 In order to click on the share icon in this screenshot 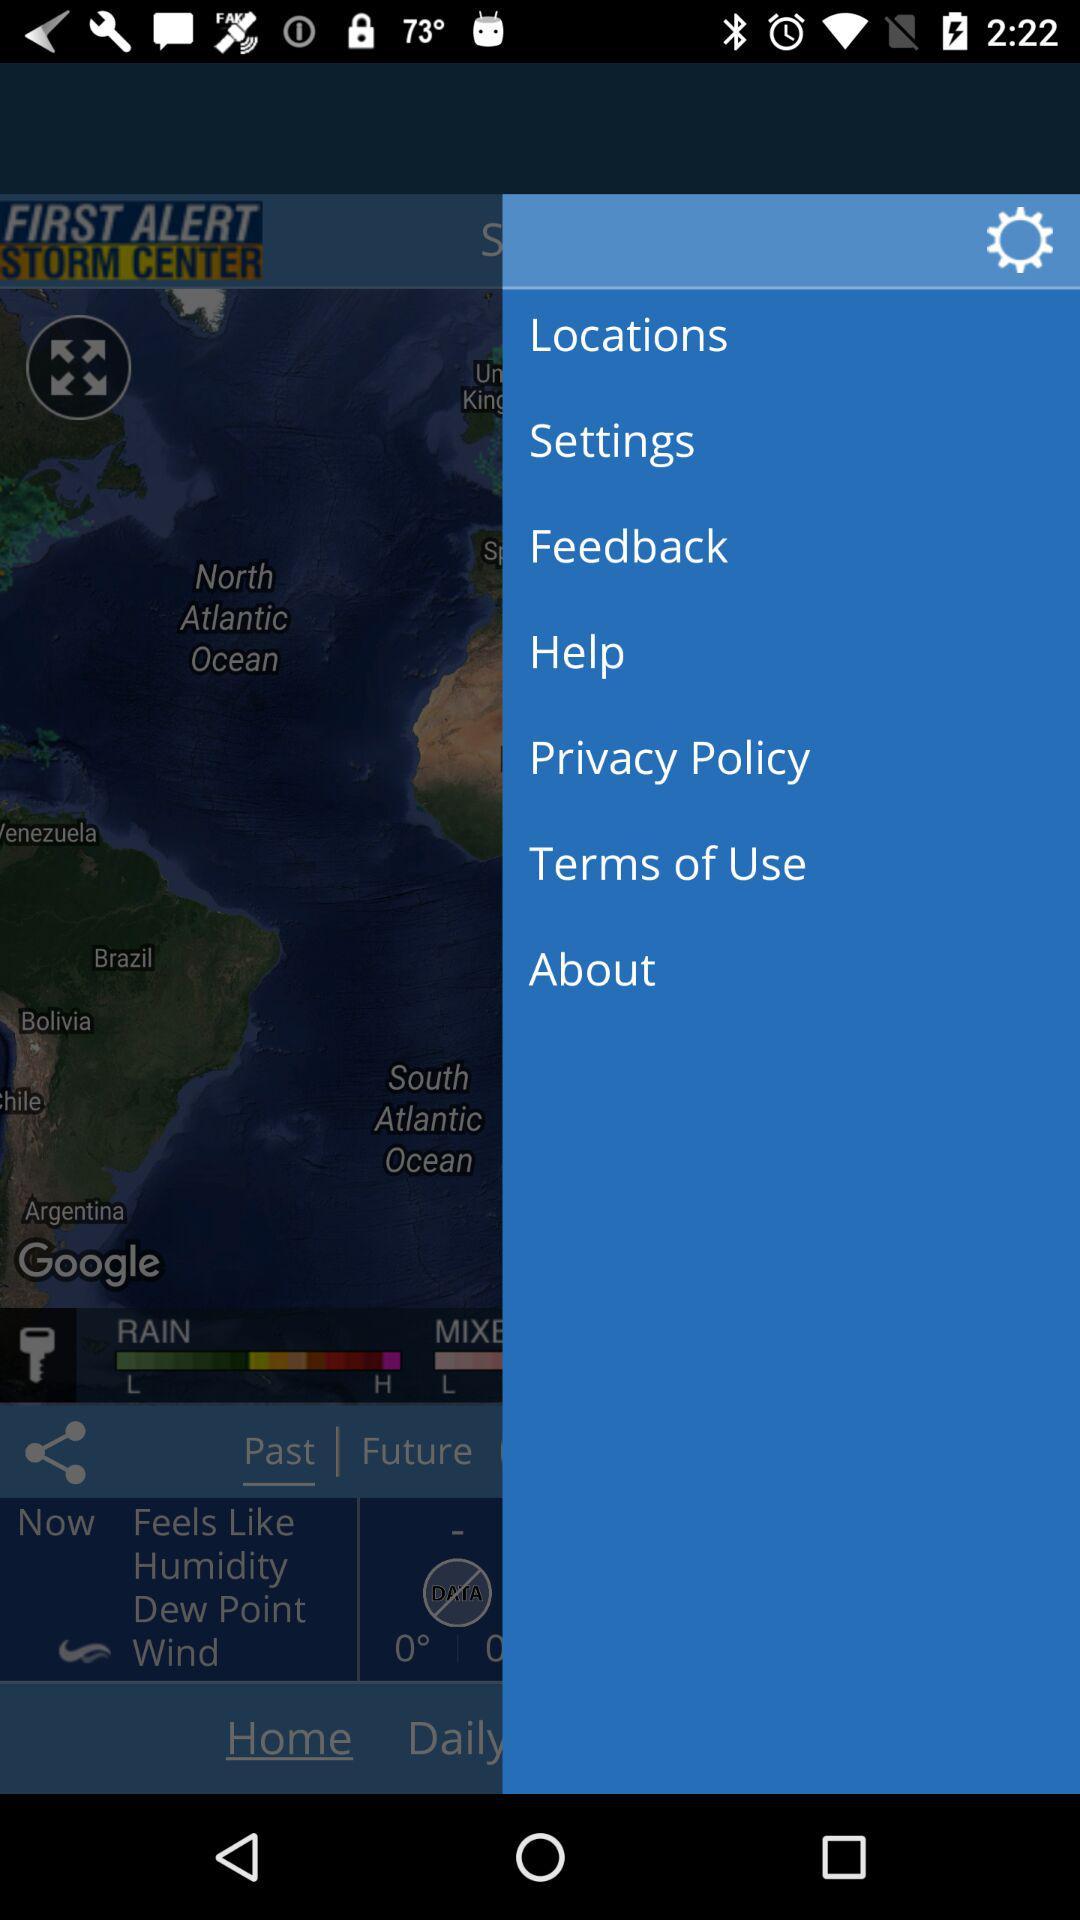, I will do `click(58, 1451)`.